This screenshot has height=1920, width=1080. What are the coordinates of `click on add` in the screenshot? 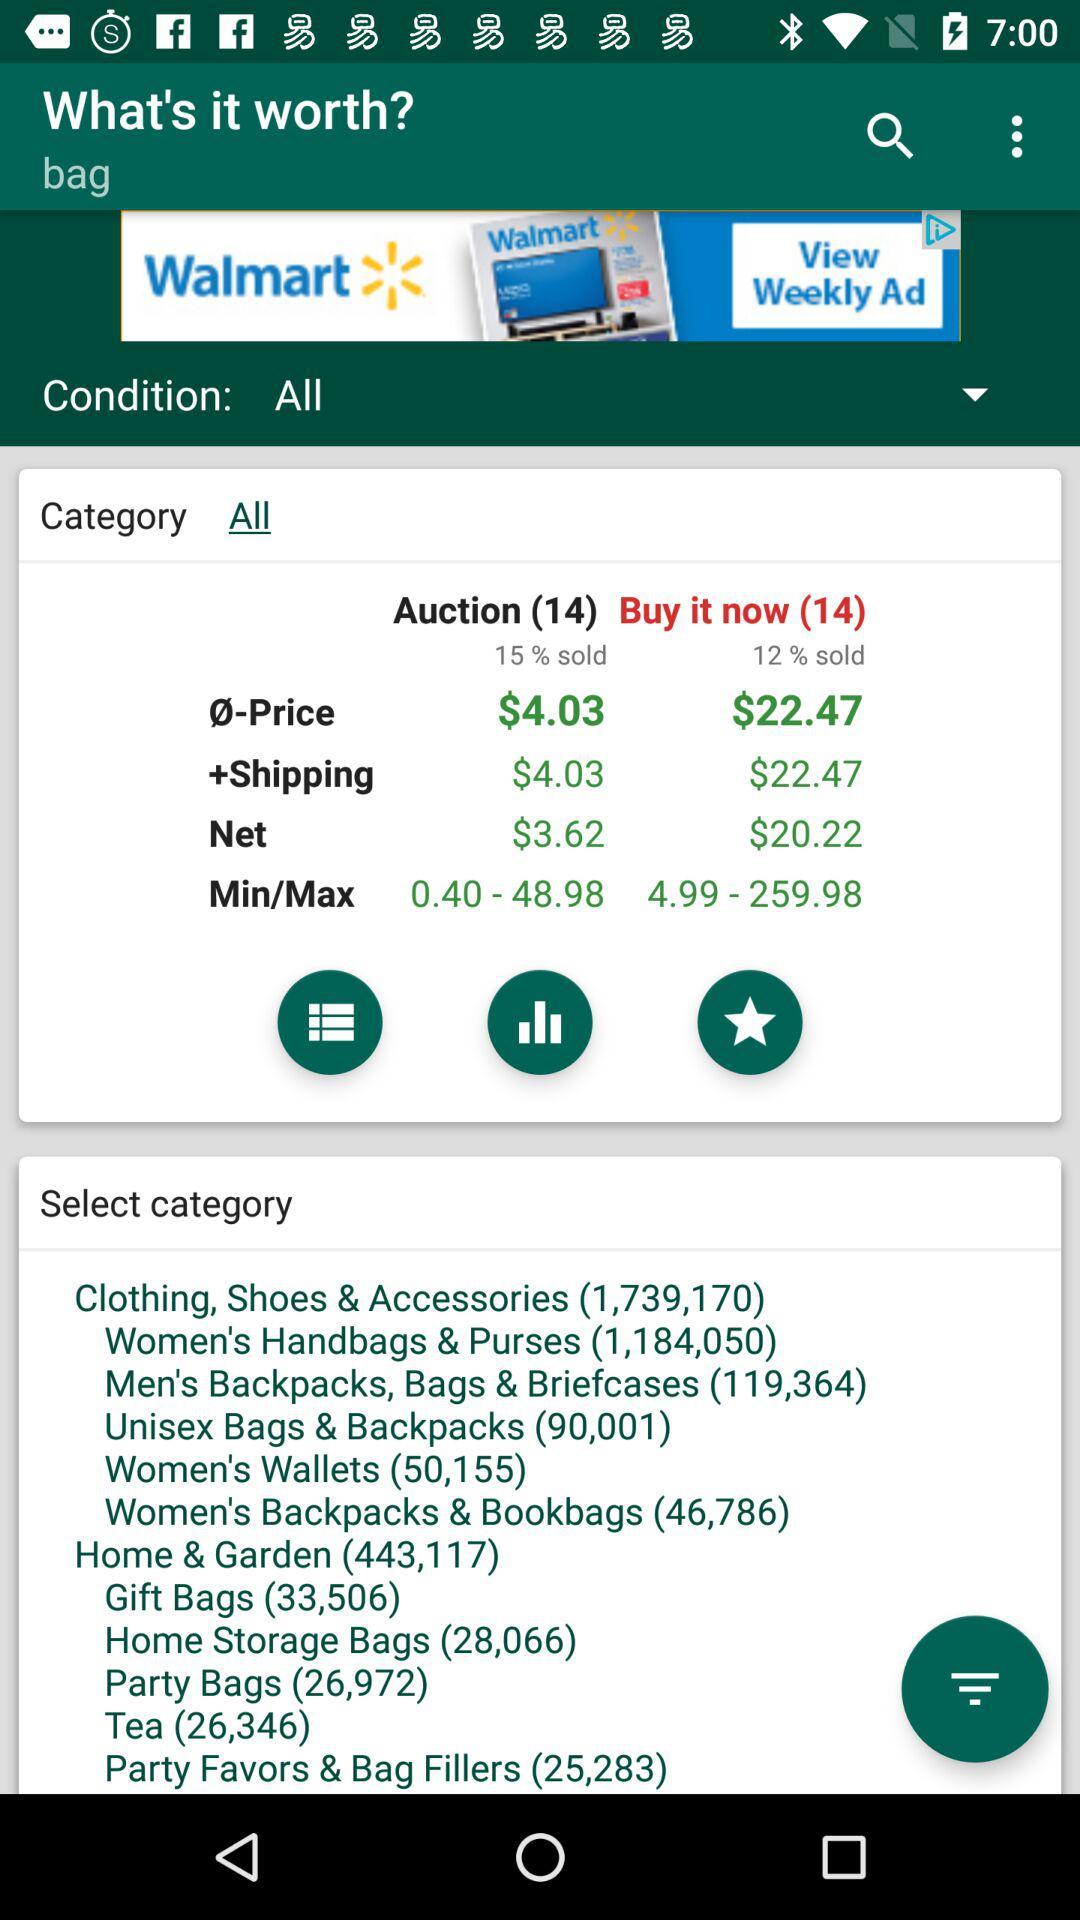 It's located at (540, 274).